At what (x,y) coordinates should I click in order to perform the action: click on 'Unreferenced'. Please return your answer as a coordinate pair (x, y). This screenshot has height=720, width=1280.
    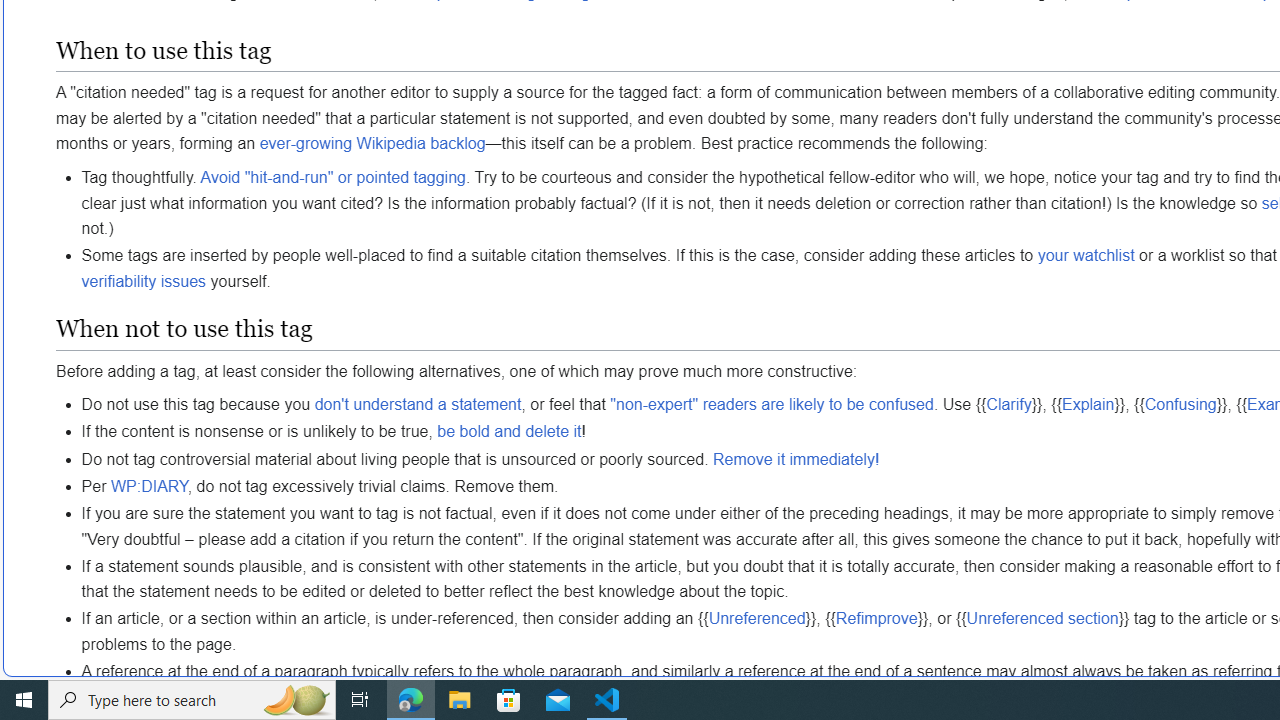
    Looking at the image, I should click on (756, 617).